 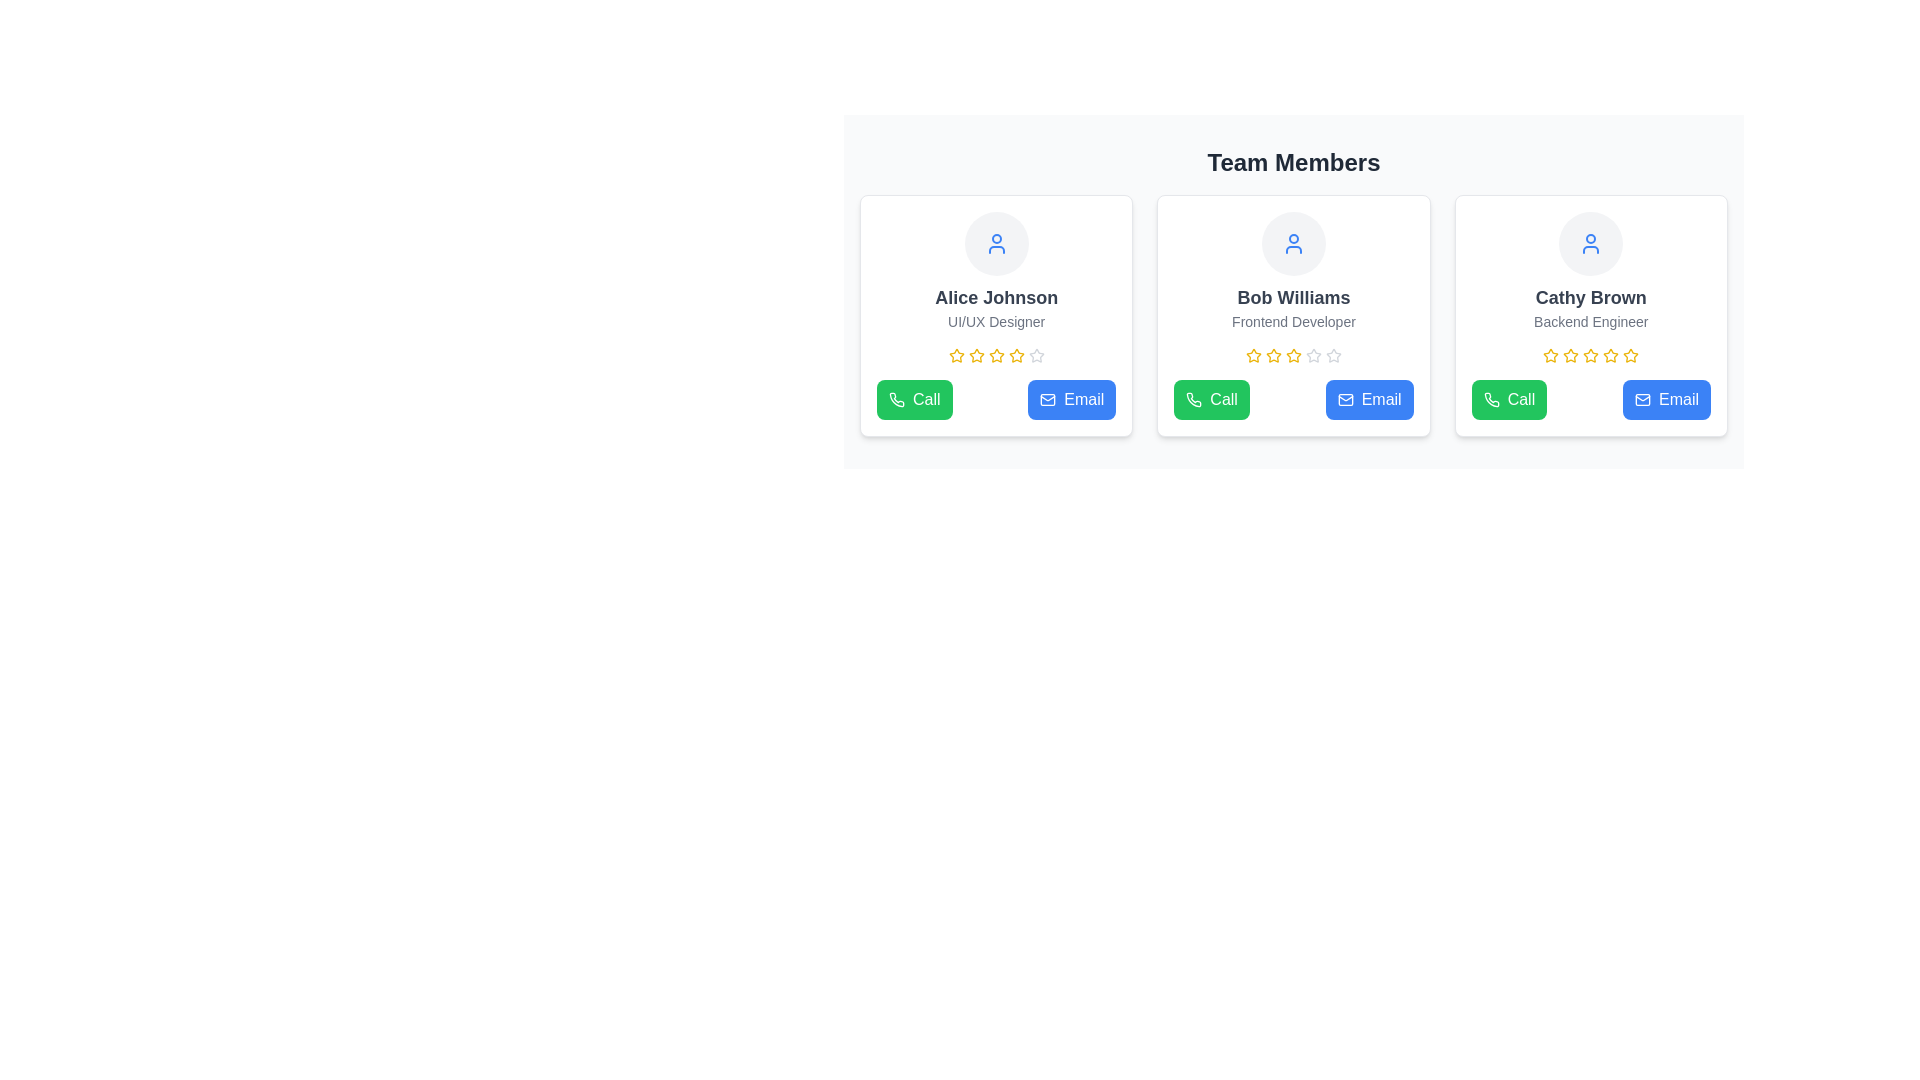 I want to click on text label 'Backend Engineer' located below the name 'Cathy Brown' in the profile card, so click(x=1590, y=320).